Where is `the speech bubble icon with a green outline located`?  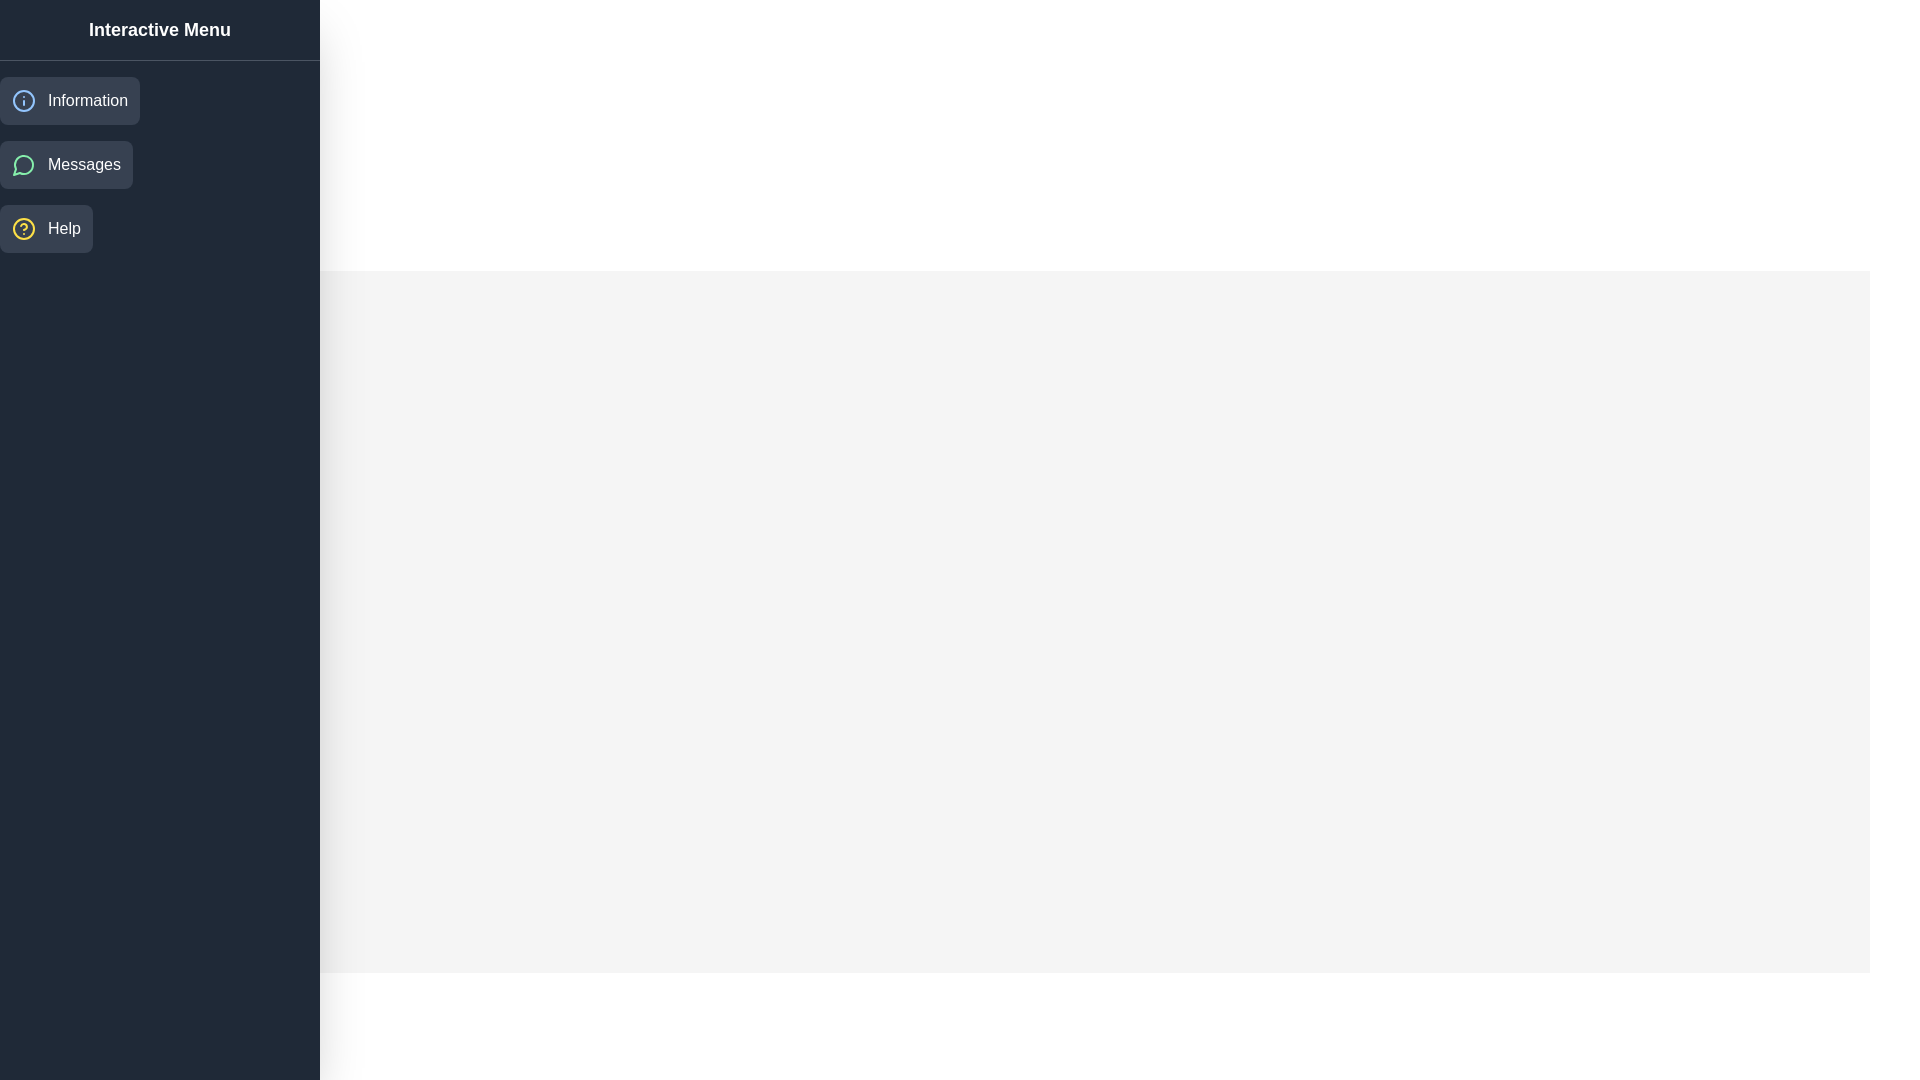 the speech bubble icon with a green outline located is located at coordinates (24, 164).